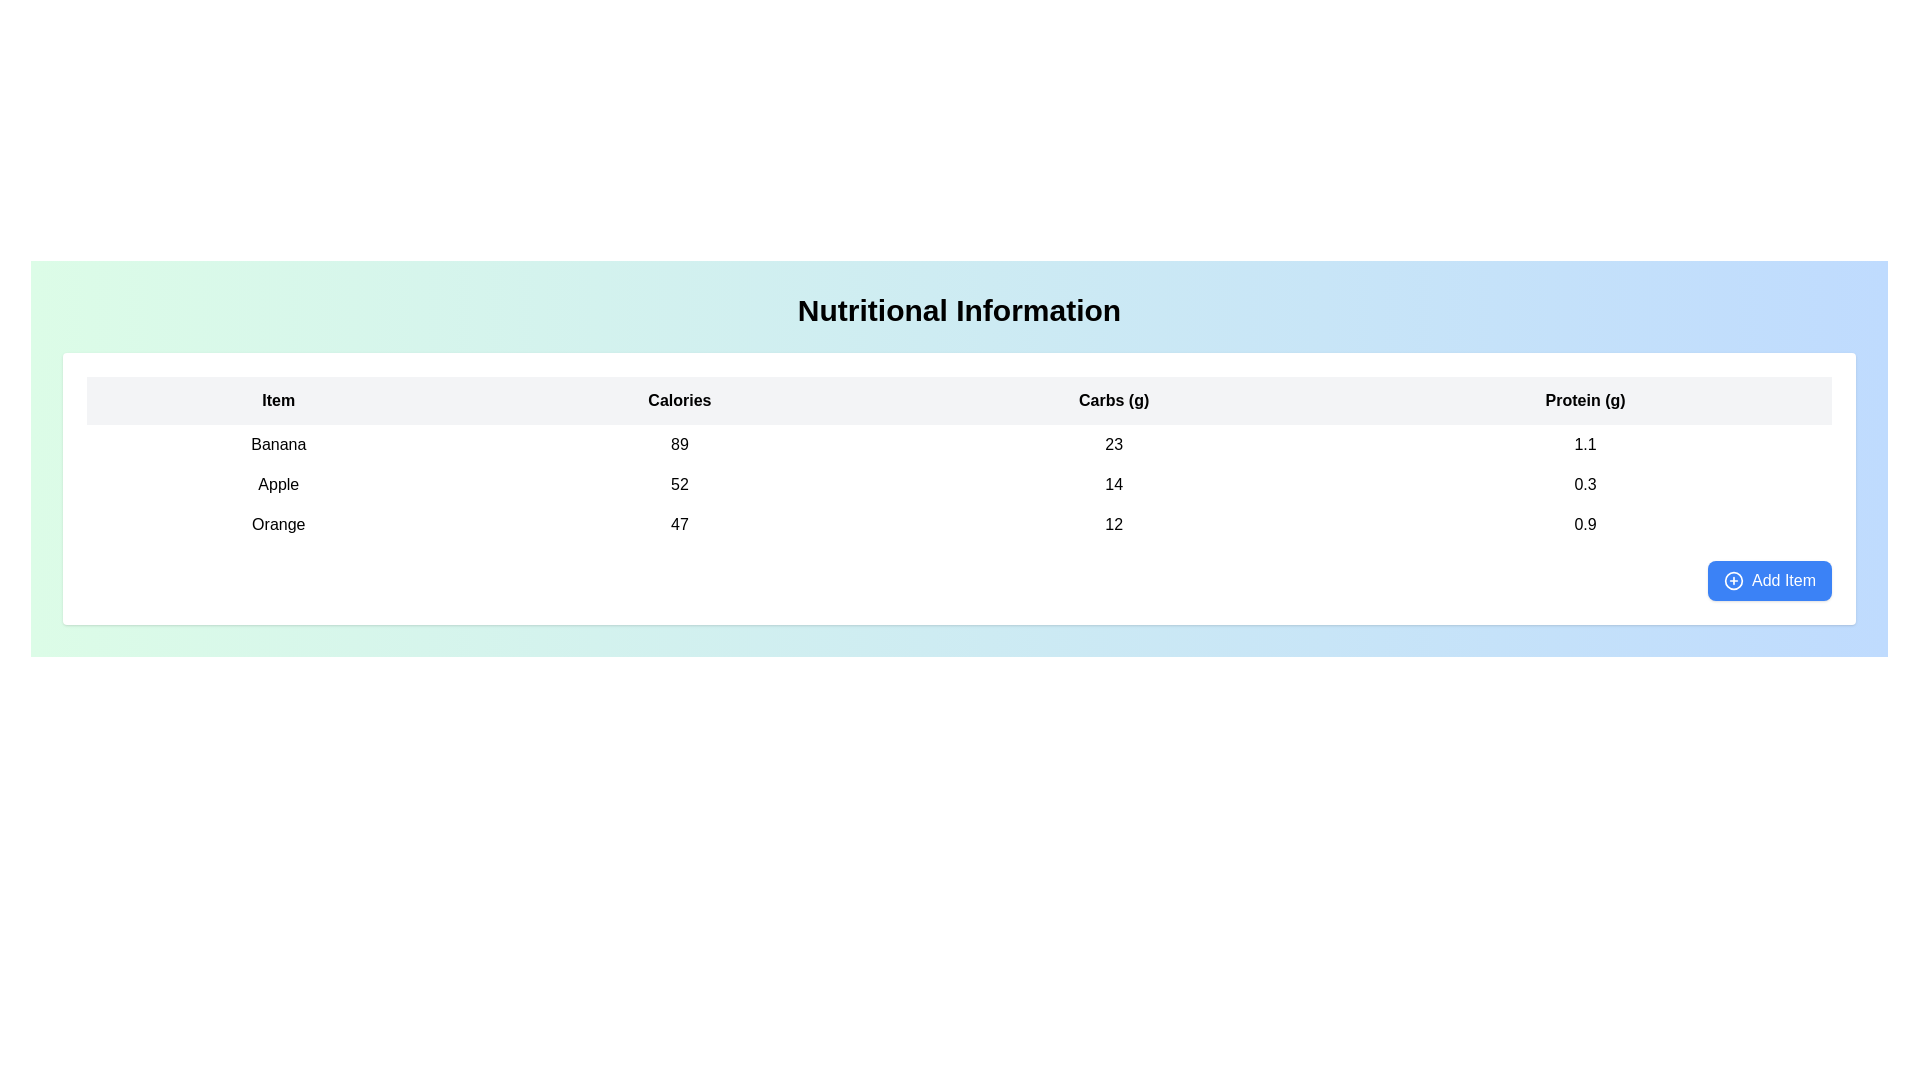  Describe the element at coordinates (958, 523) in the screenshot. I see `the third row of the table displaying nutritional information, which contains the cells for 'Orange', '47', '12', and '0.9'` at that location.